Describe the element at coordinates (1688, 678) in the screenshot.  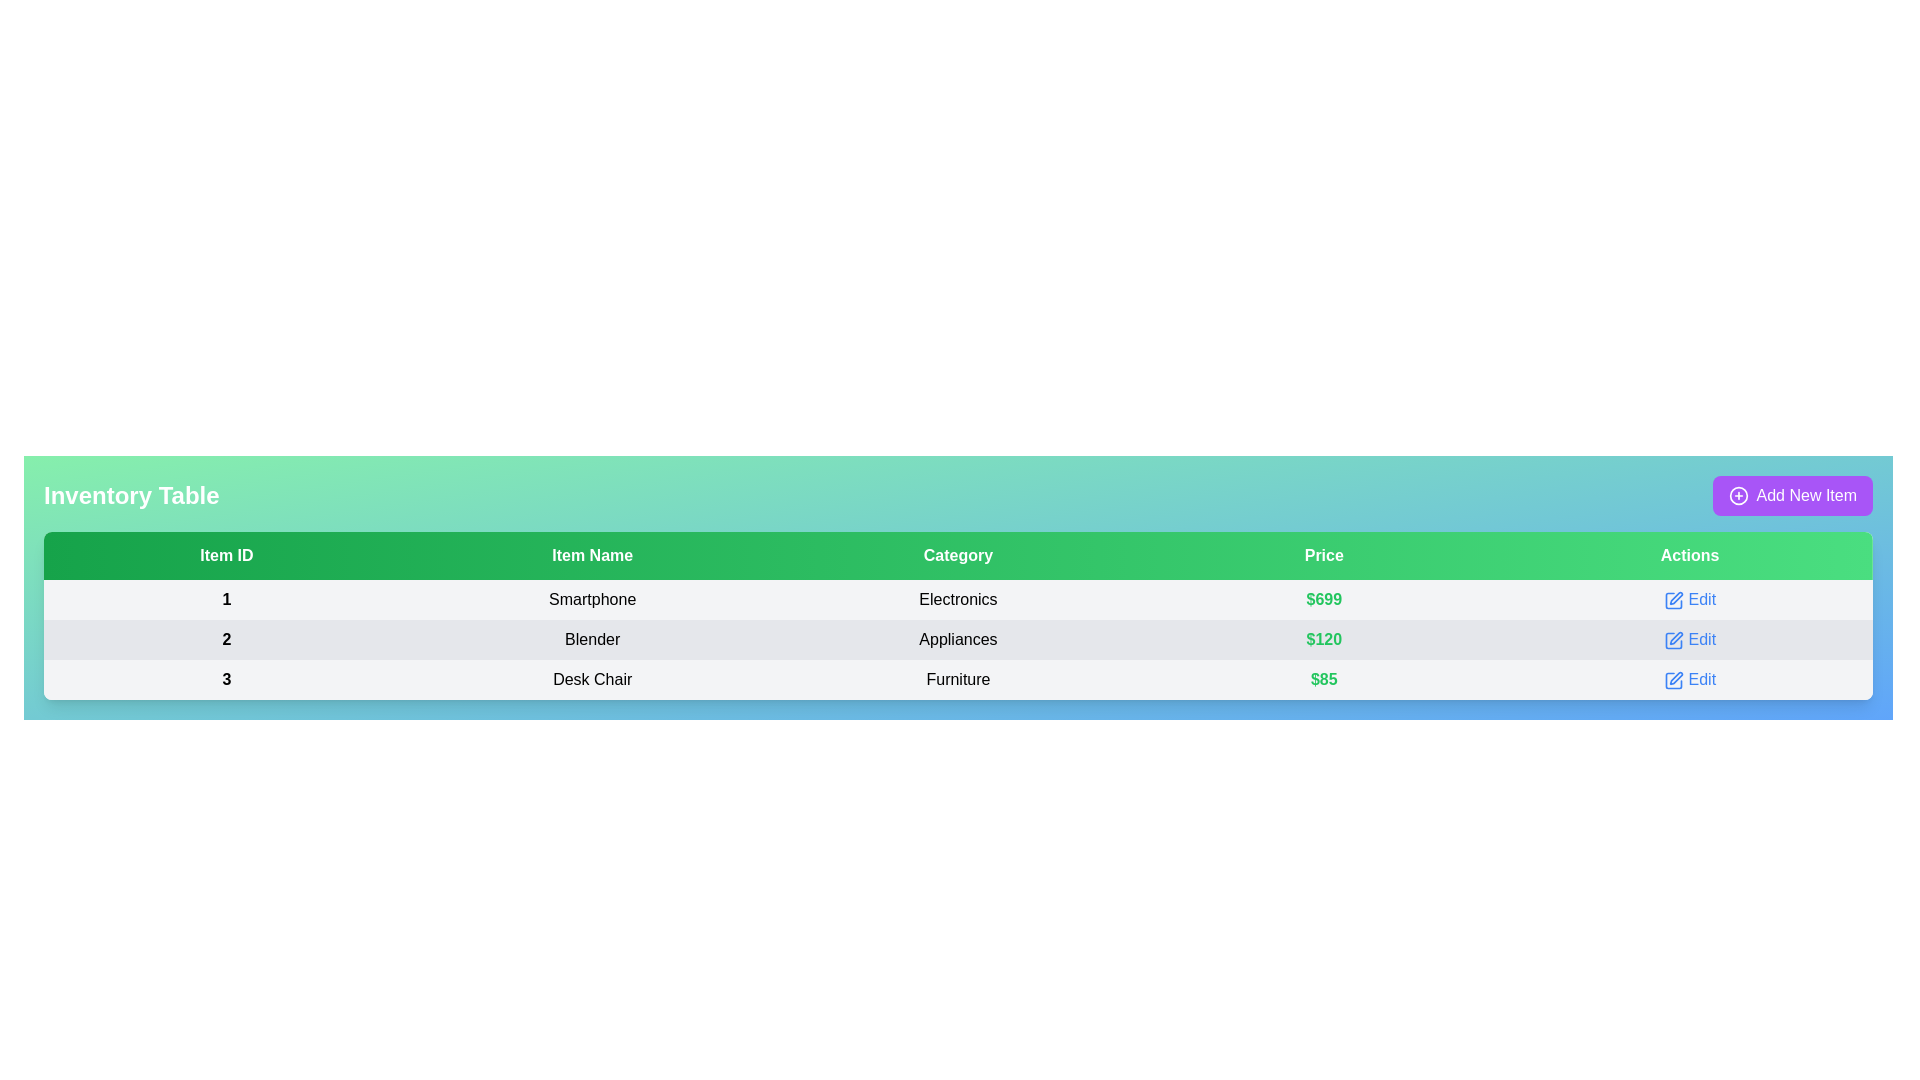
I see `the 'Edit' text link with icon in the last item of the 'Actions' column in the third row of the table` at that location.